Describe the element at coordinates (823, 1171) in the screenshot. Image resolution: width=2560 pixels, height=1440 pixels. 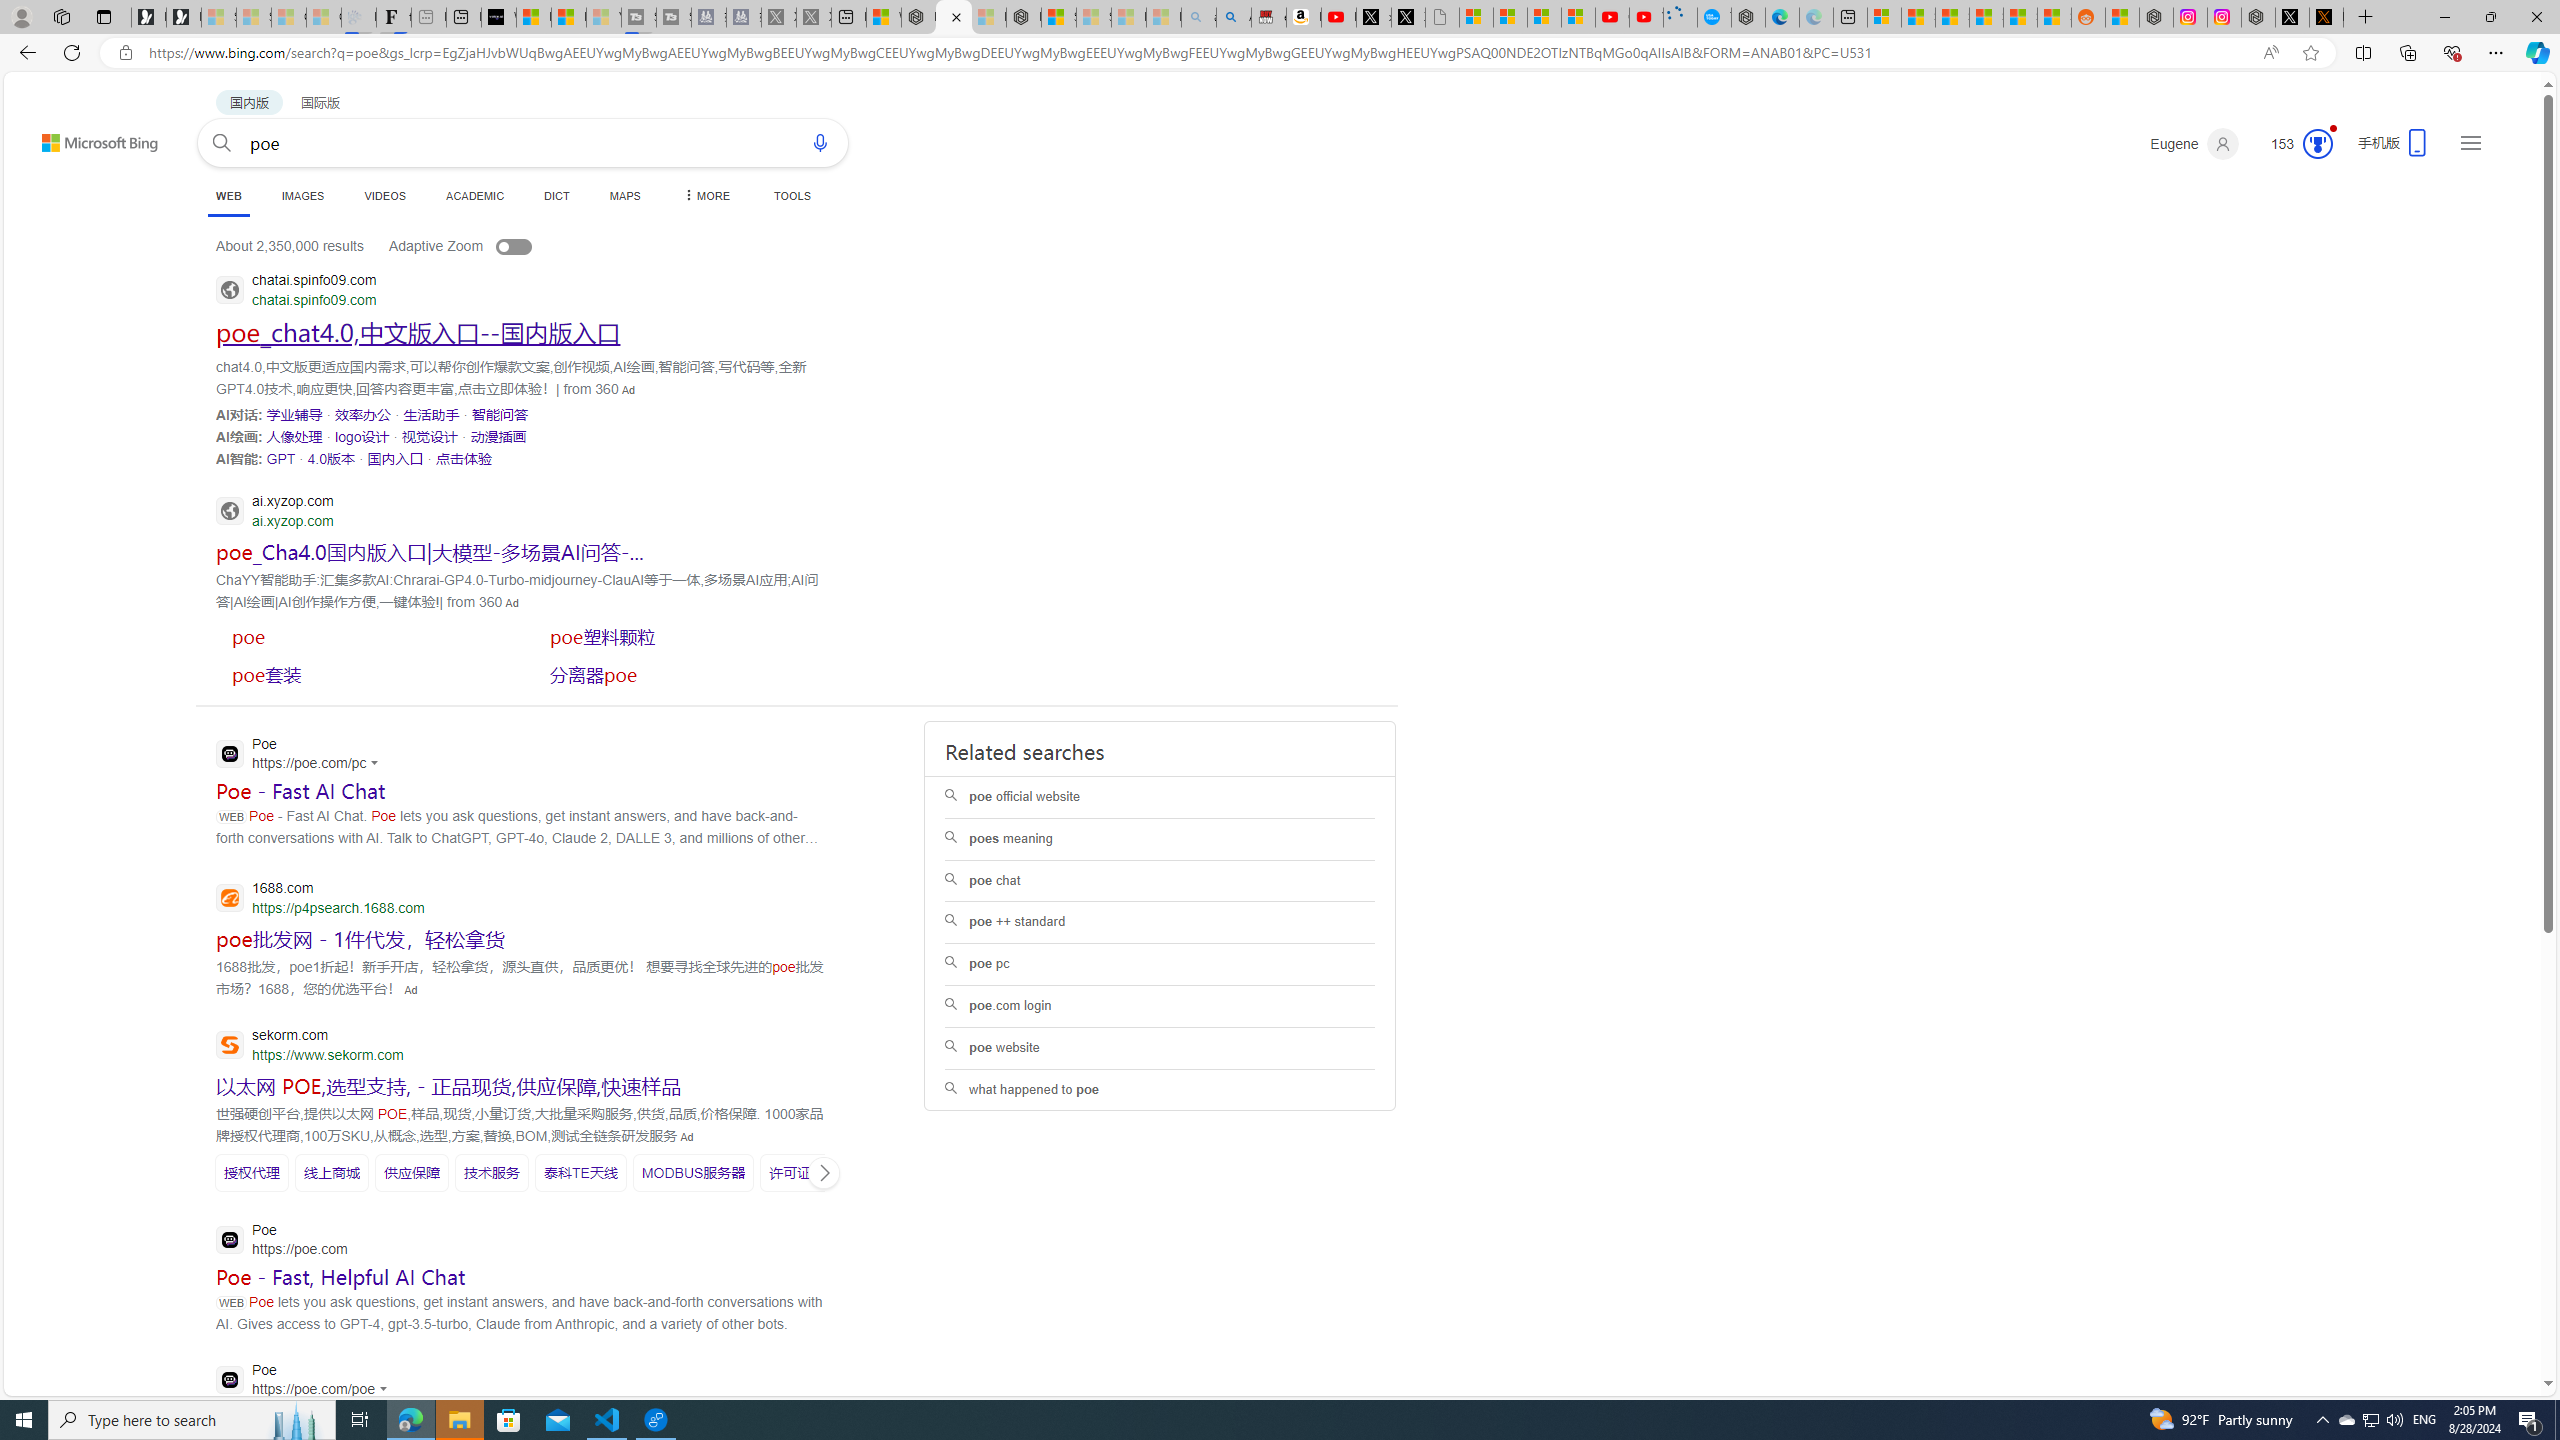
I see `'Click to scroll right'` at that location.